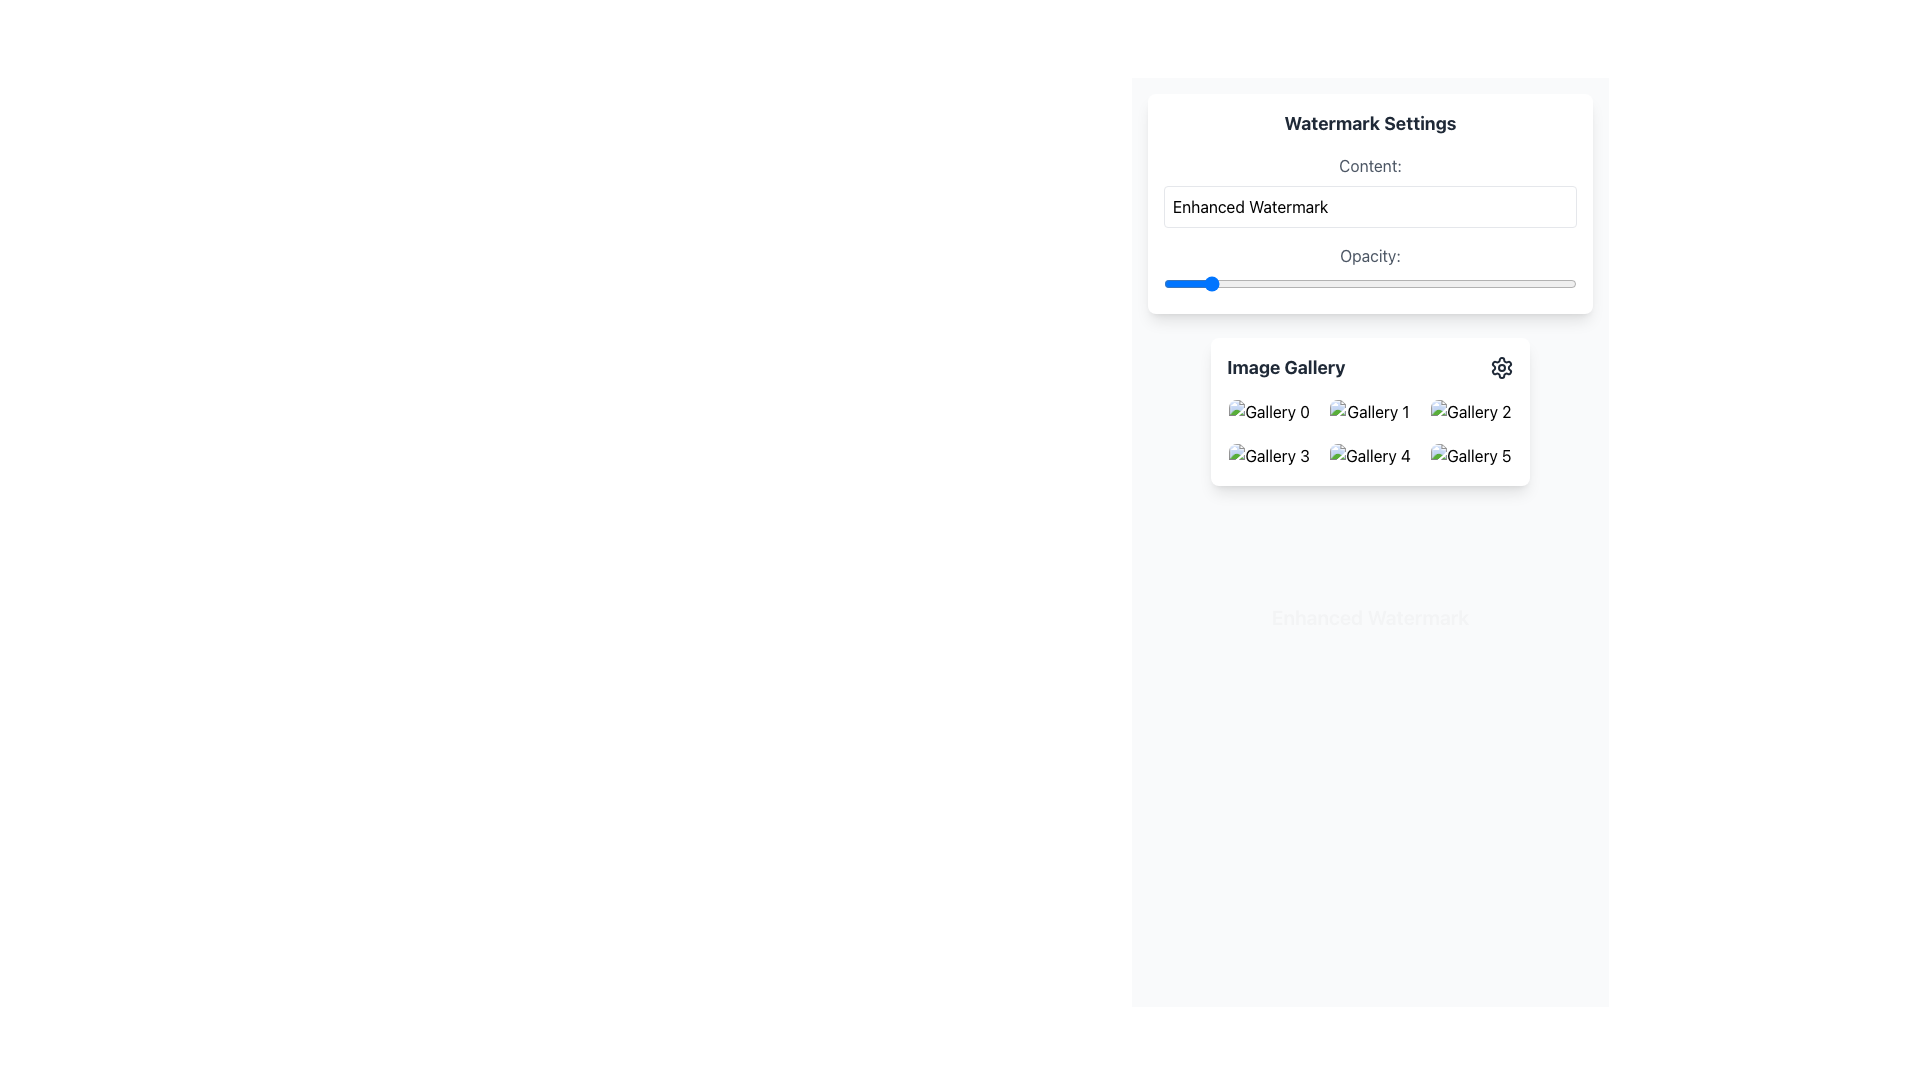  Describe the element at coordinates (1471, 455) in the screenshot. I see `the image thumbnail representing Gallery 5, which is styled with rounded corners and is located in the last cell of the bottom row of the Image Gallery grid` at that location.